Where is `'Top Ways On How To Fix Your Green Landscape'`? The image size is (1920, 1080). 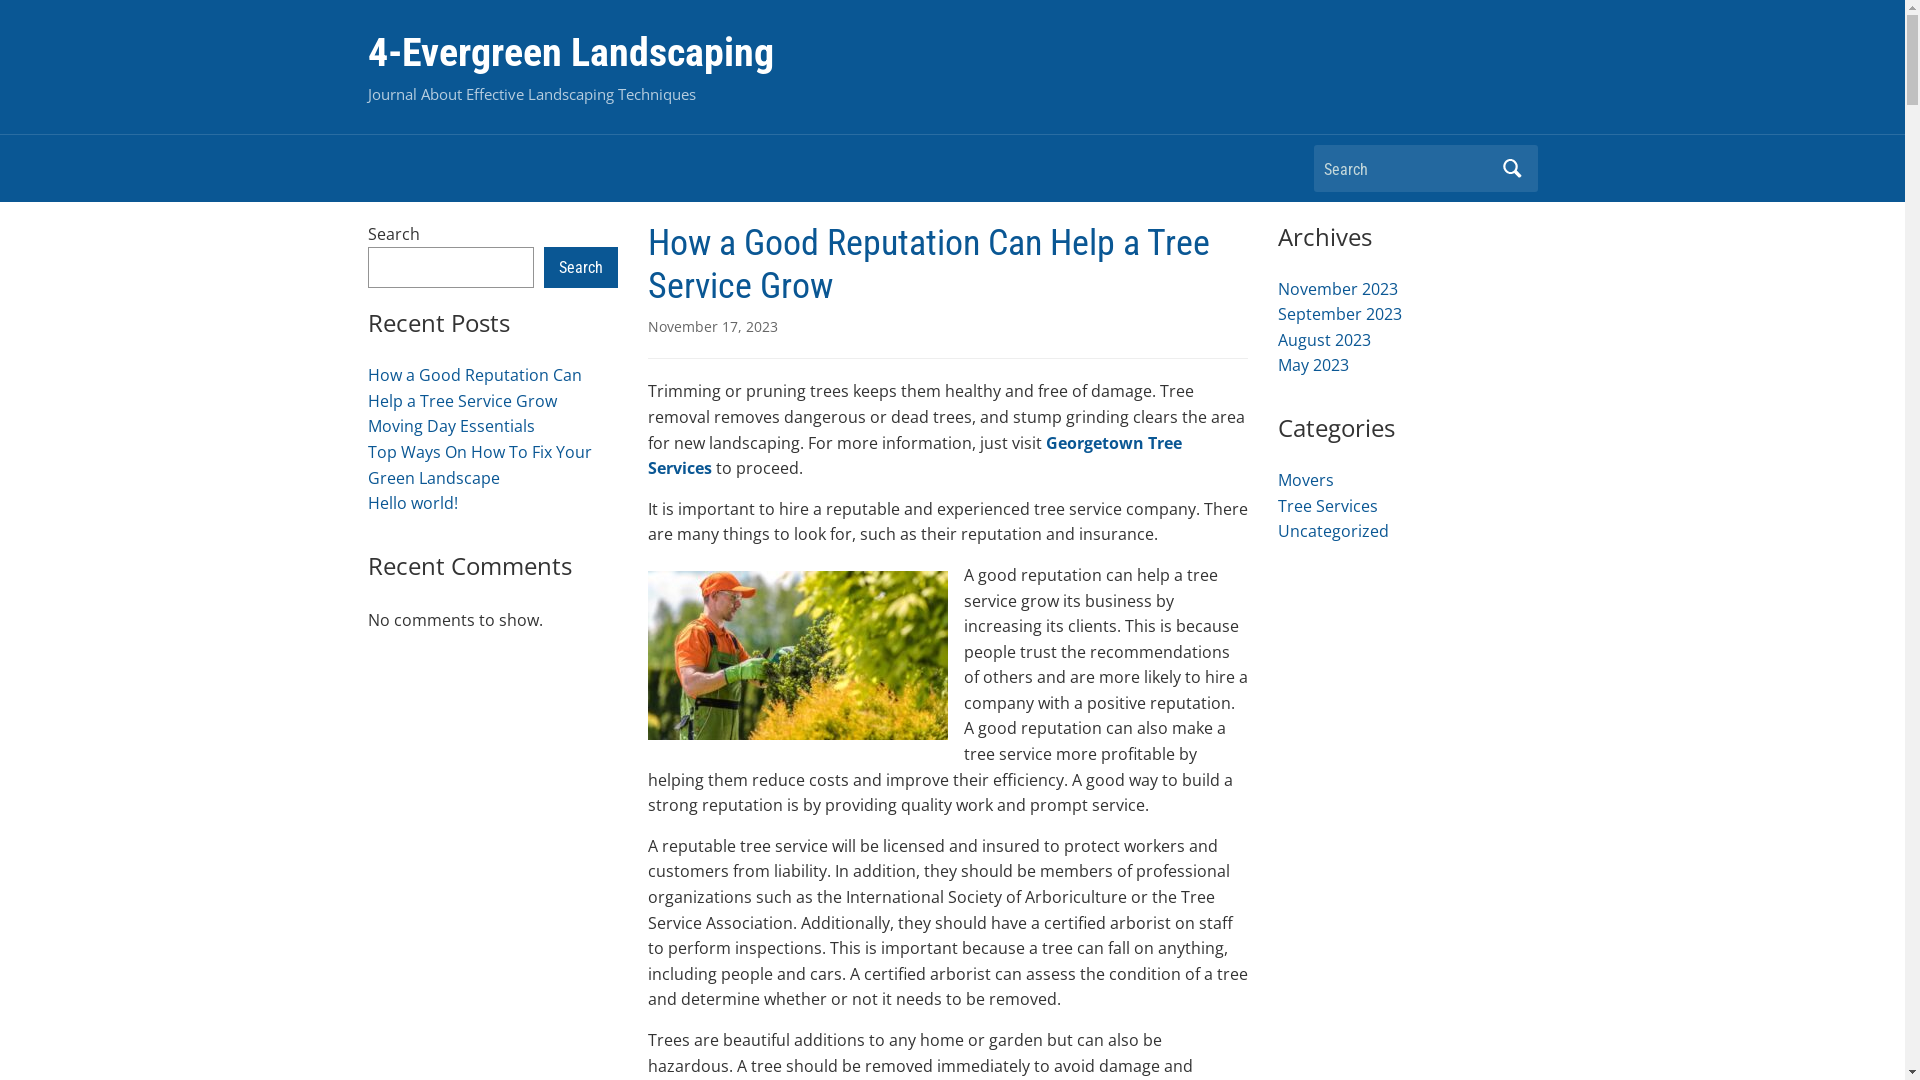 'Top Ways On How To Fix Your Green Landscape' is located at coordinates (480, 465).